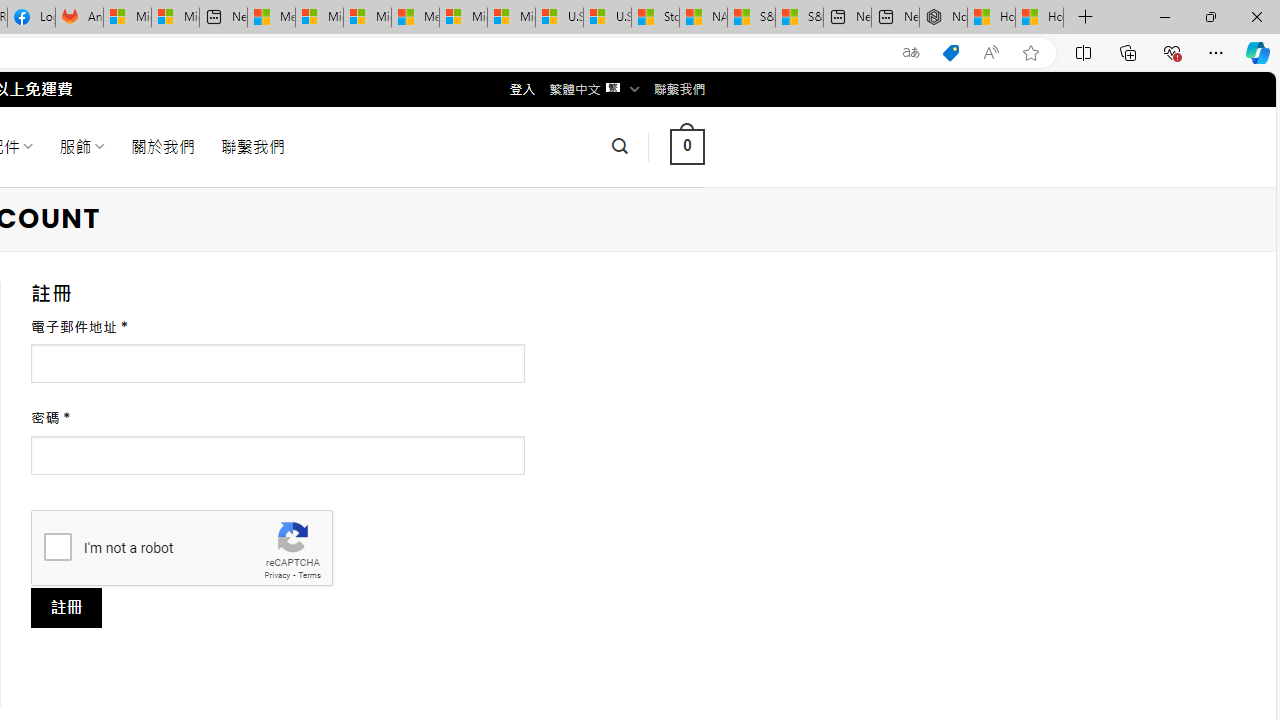 The image size is (1280, 720). I want to click on 'How to Use a Monitor With Your Closed Laptop', so click(1040, 17).